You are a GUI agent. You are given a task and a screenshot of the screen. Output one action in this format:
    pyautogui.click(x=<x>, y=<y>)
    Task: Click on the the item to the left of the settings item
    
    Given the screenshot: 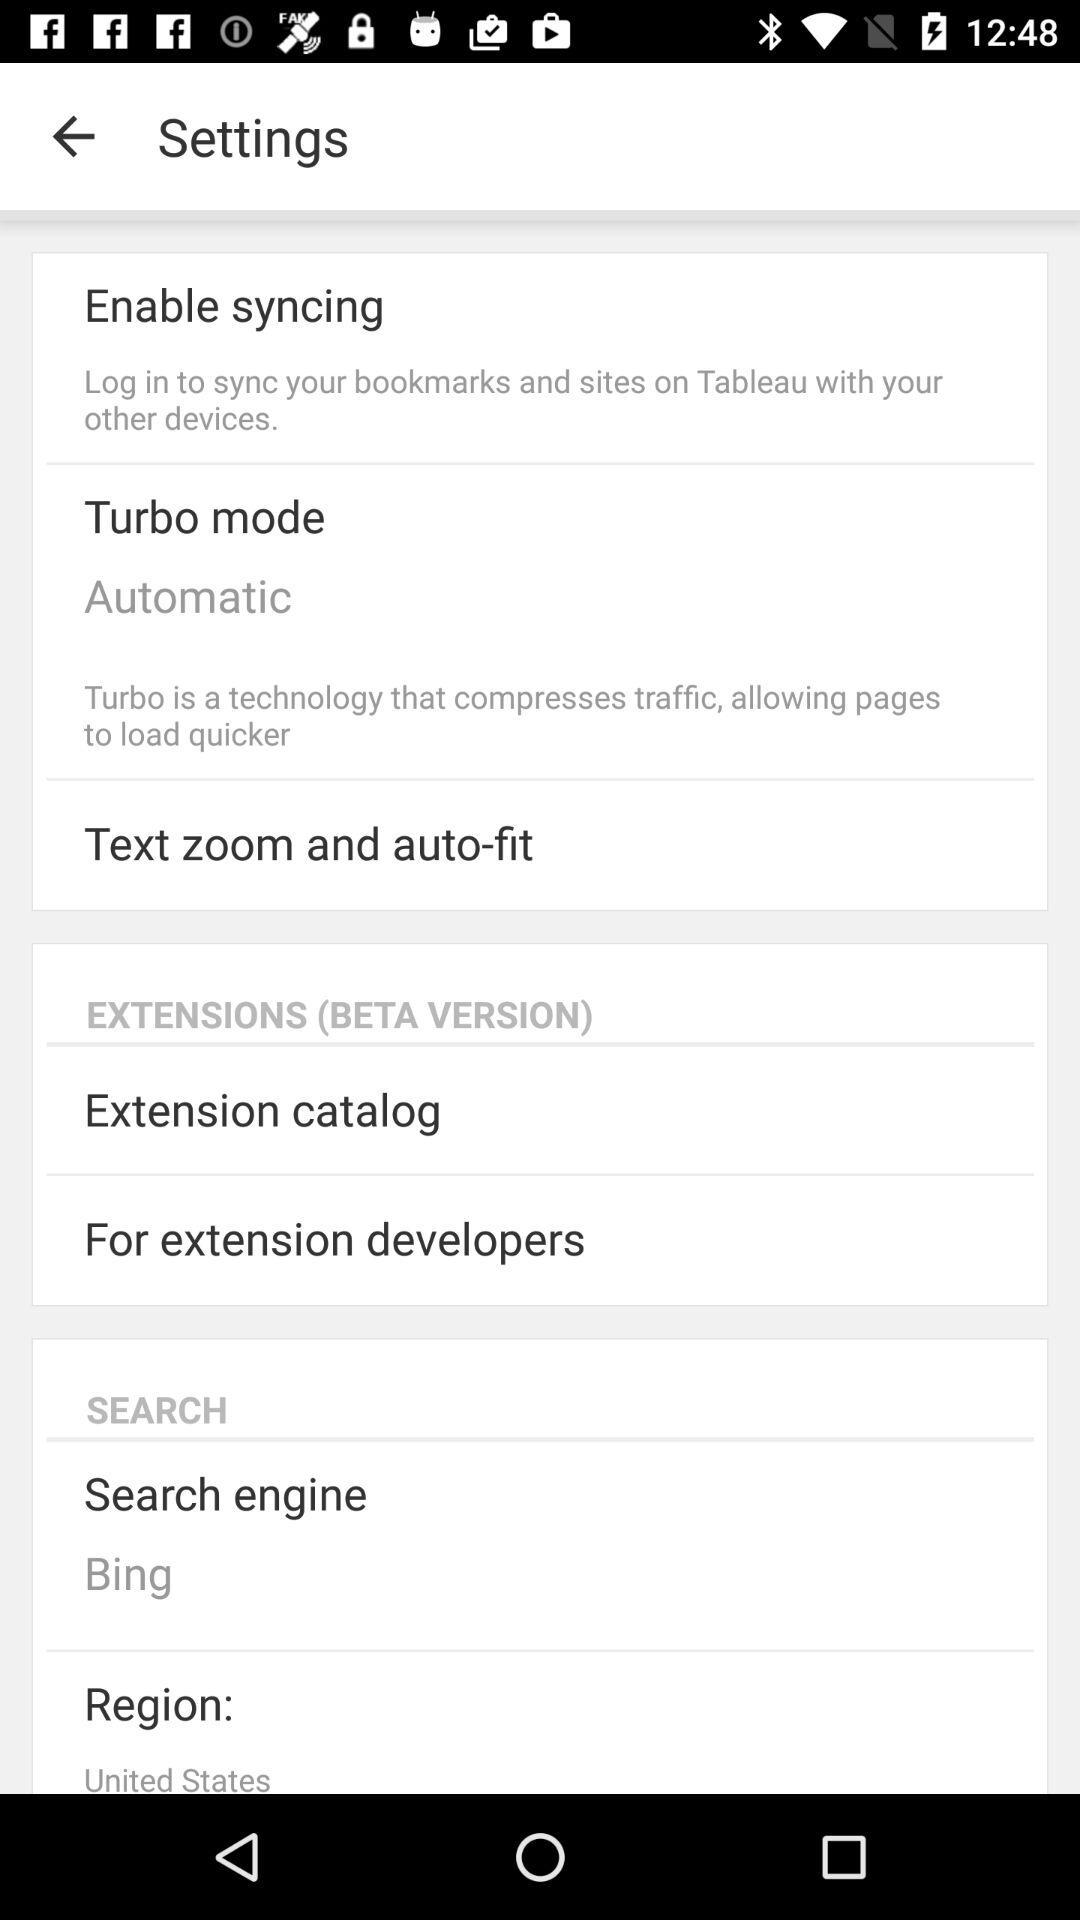 What is the action you would take?
    pyautogui.click(x=72, y=135)
    